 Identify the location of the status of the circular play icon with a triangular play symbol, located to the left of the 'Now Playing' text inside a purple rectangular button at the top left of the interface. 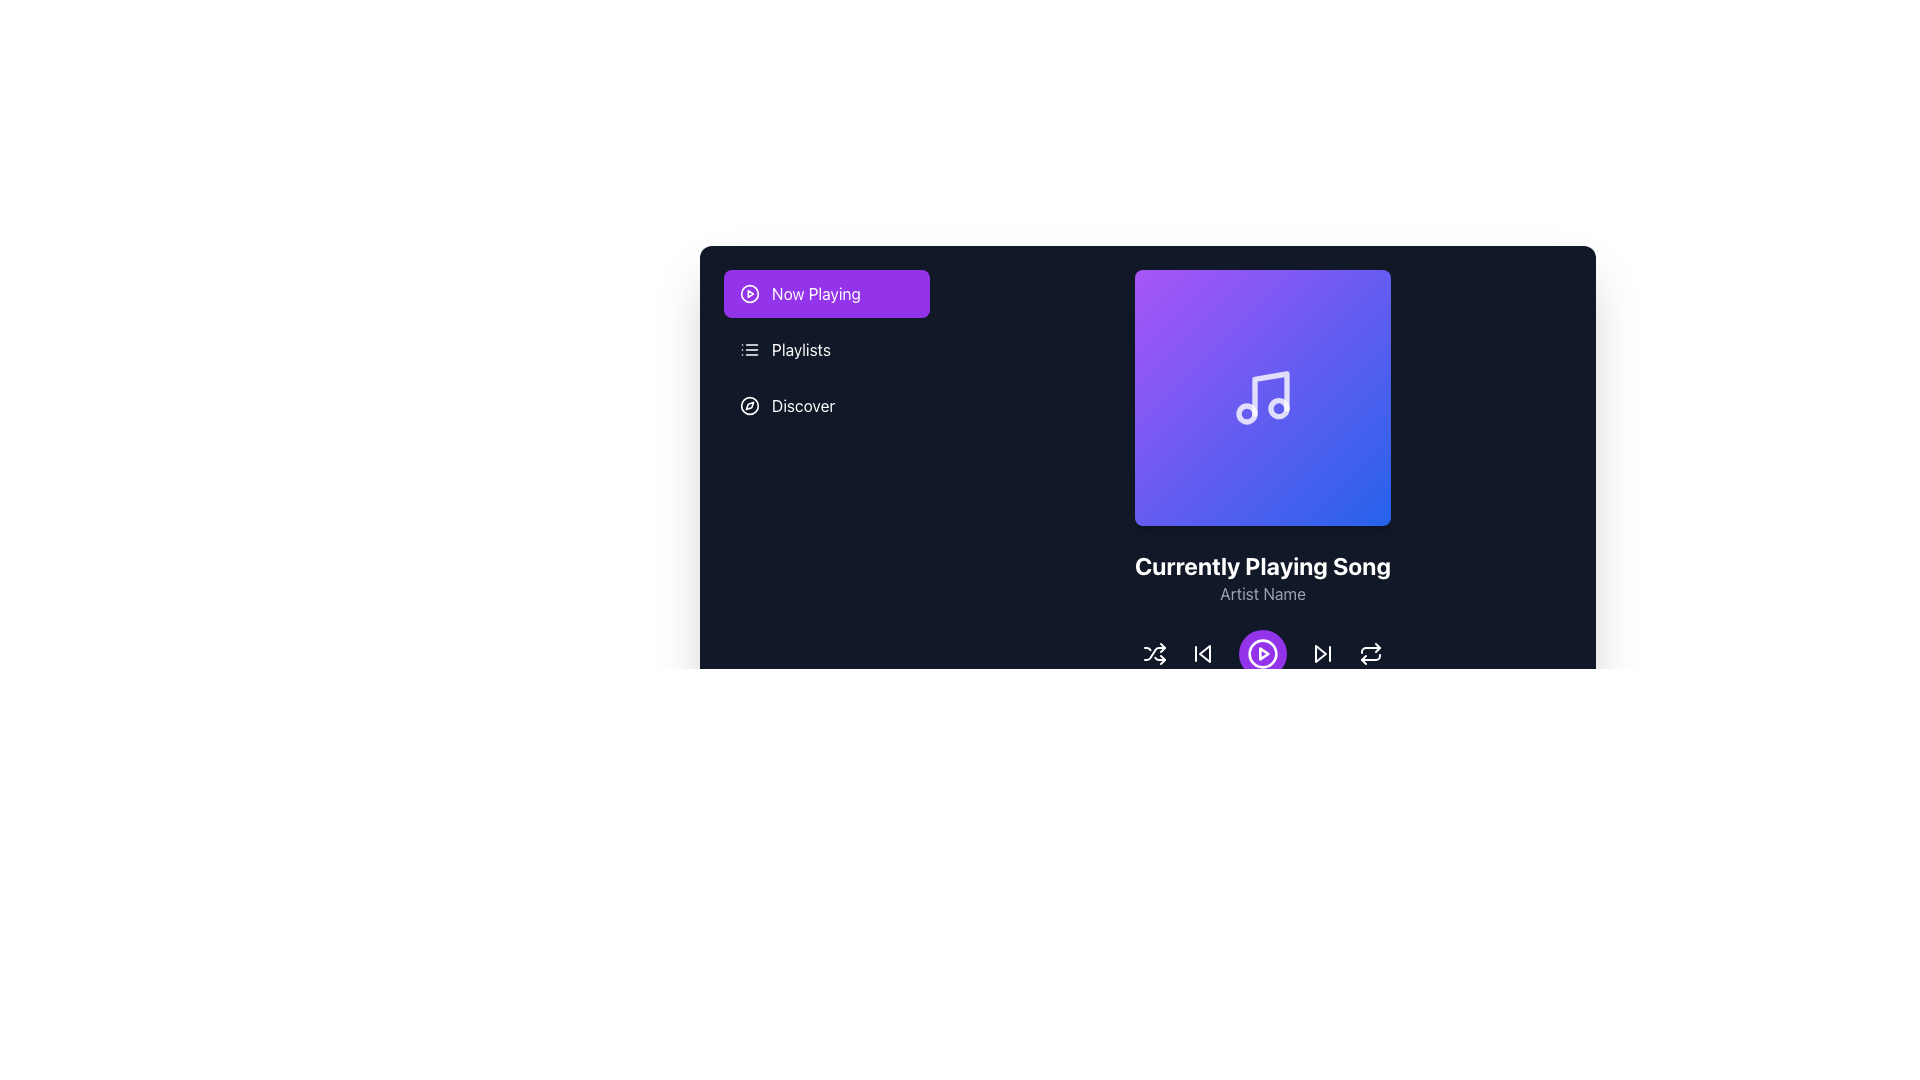
(748, 293).